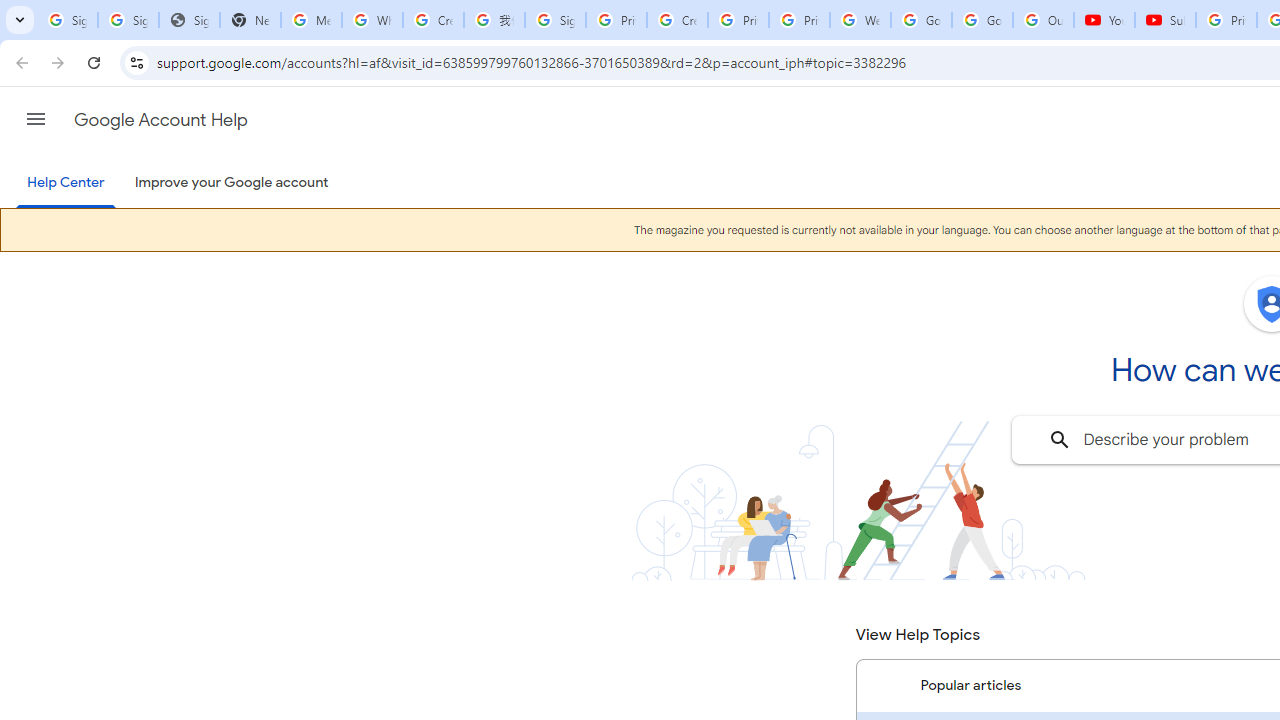 The width and height of the screenshot is (1280, 720). I want to click on 'Sign In - USA TODAY', so click(189, 20).